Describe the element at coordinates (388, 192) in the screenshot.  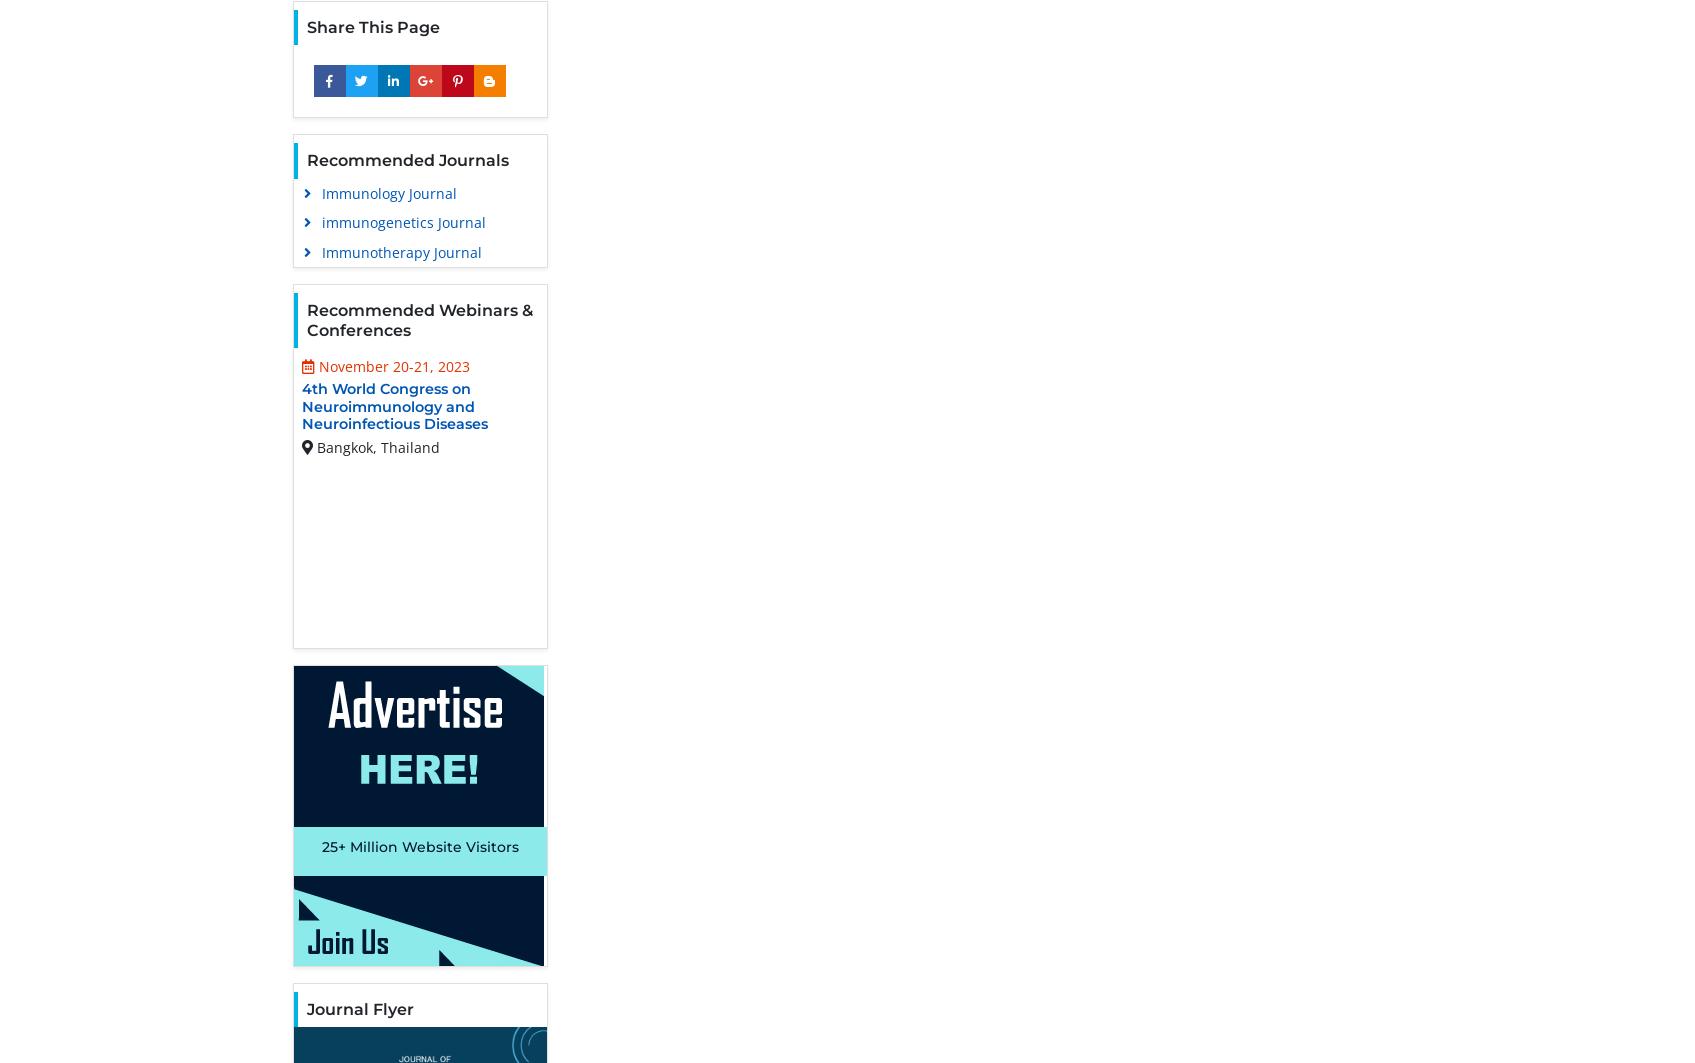
I see `'Immunology Journal'` at that location.